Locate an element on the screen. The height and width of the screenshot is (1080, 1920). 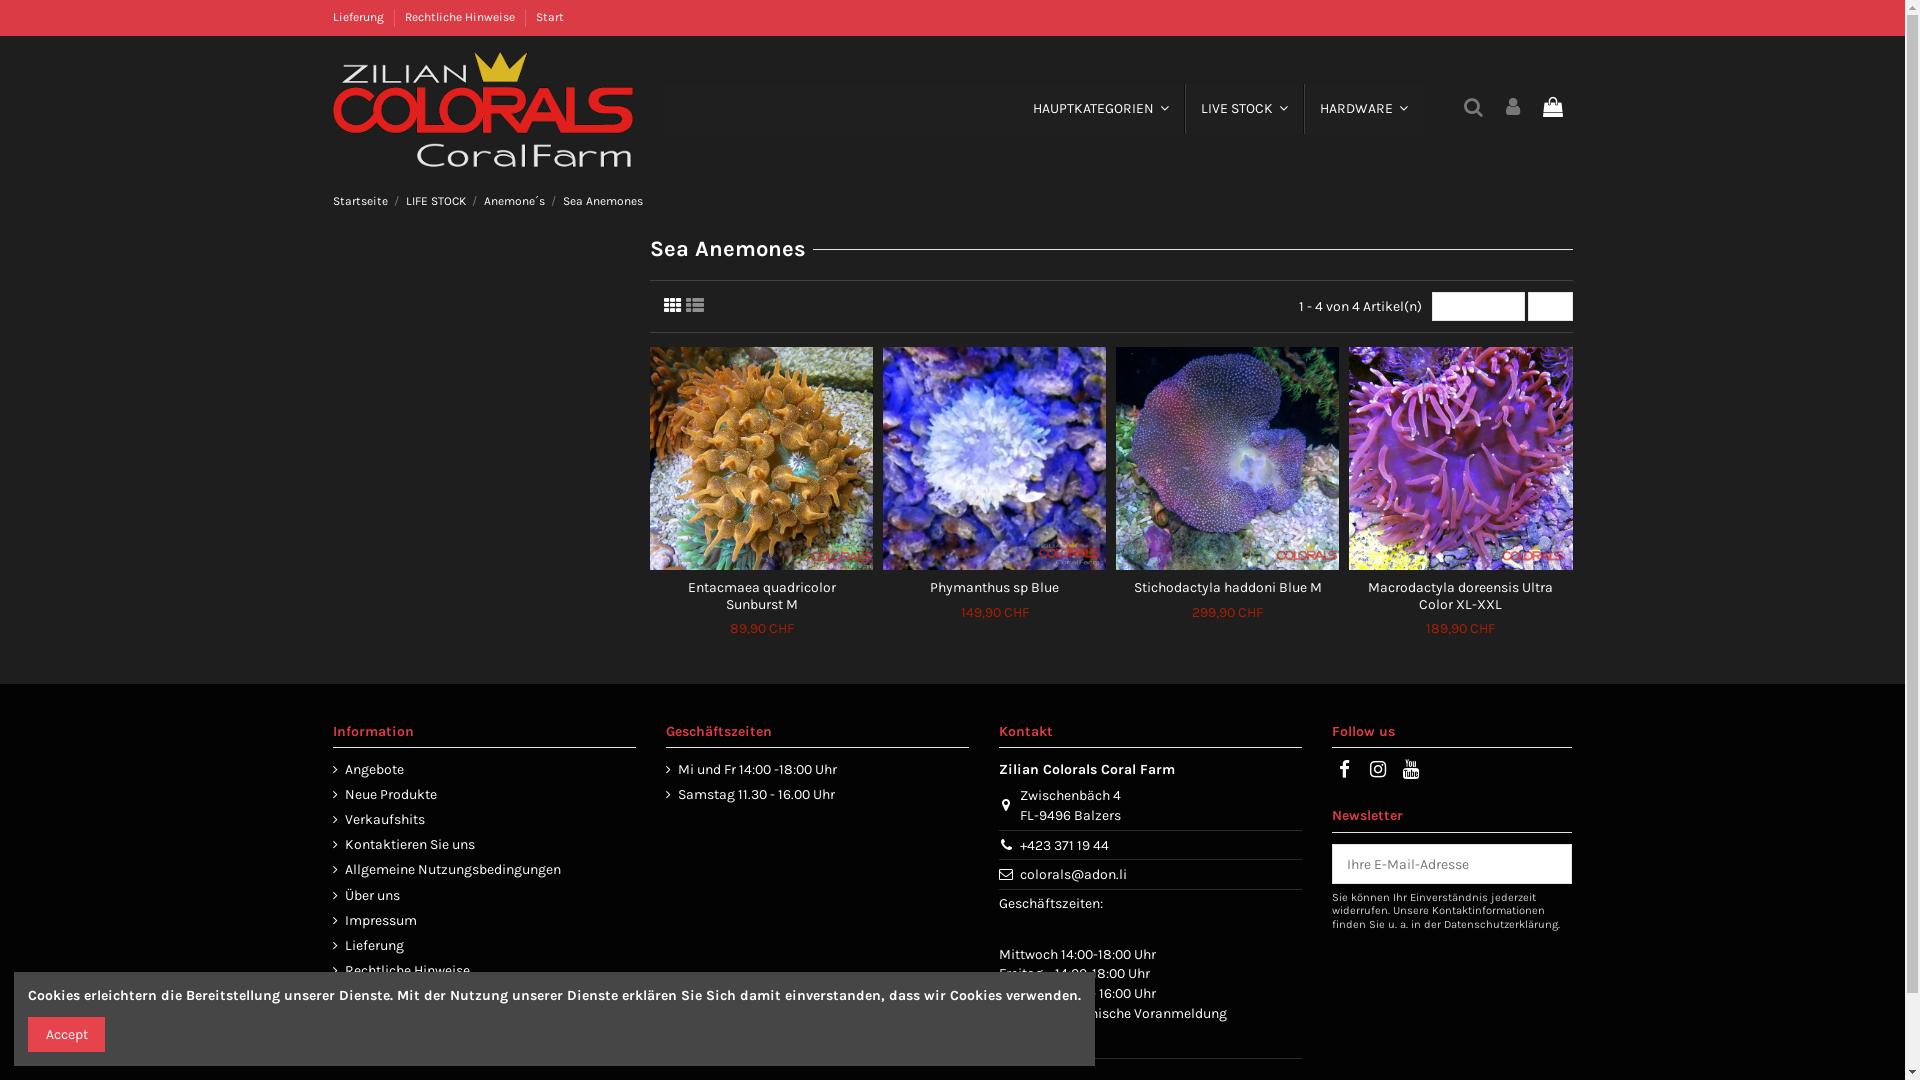
'colorals@adon.li' is located at coordinates (1072, 873).